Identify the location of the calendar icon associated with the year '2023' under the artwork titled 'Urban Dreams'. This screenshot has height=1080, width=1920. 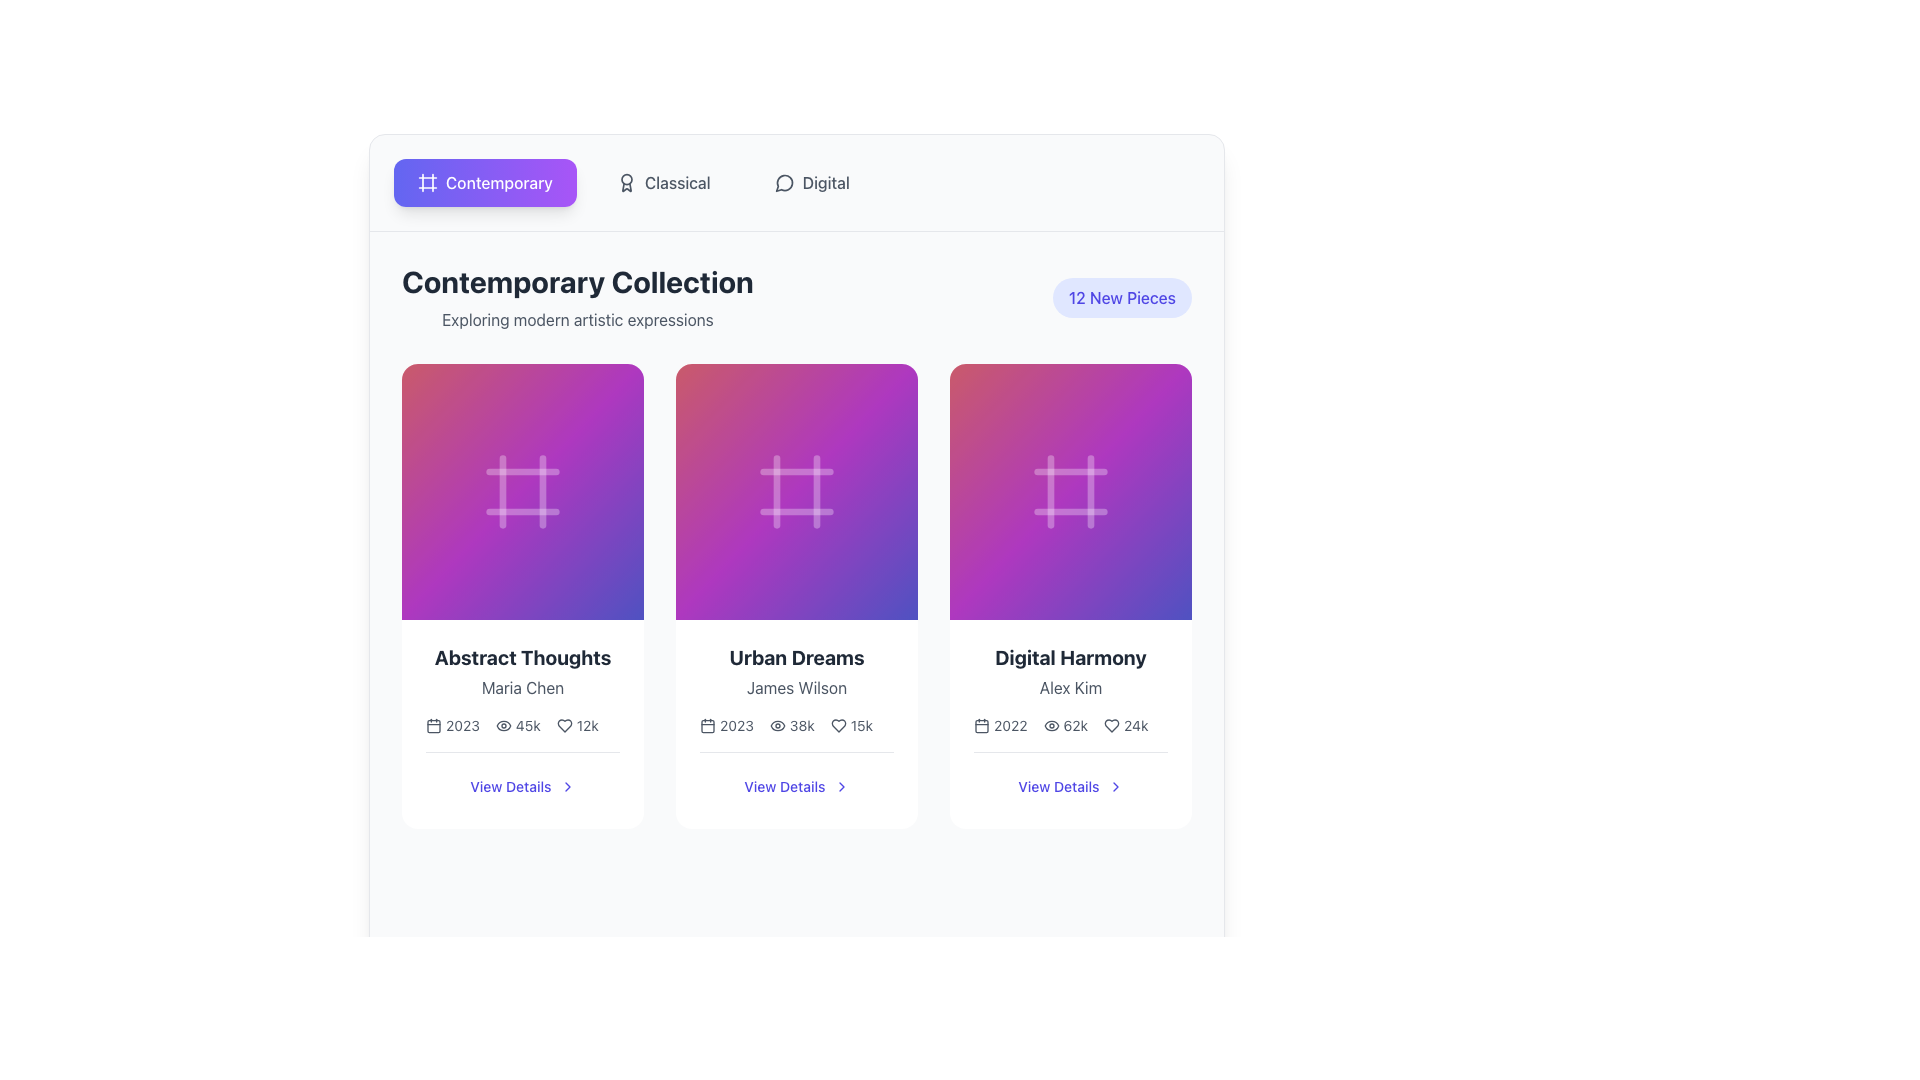
(708, 725).